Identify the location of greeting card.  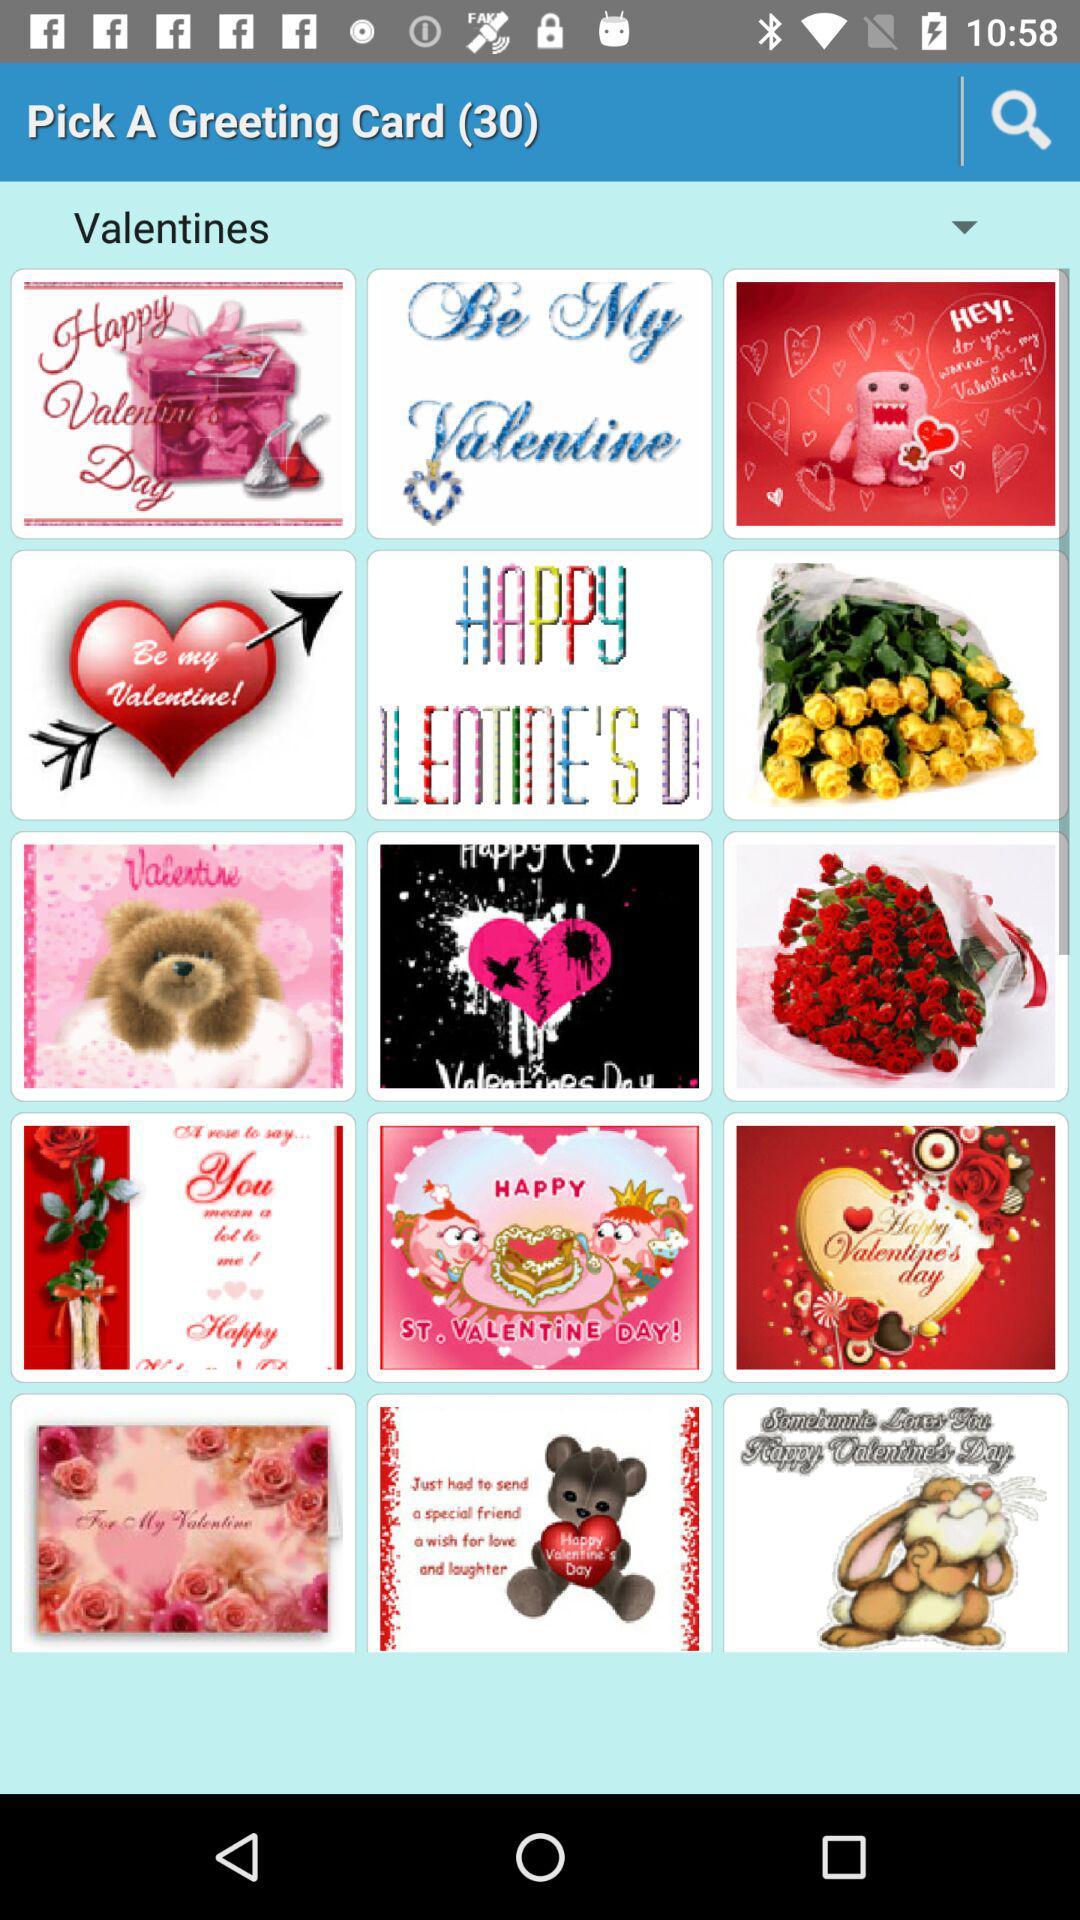
(538, 1246).